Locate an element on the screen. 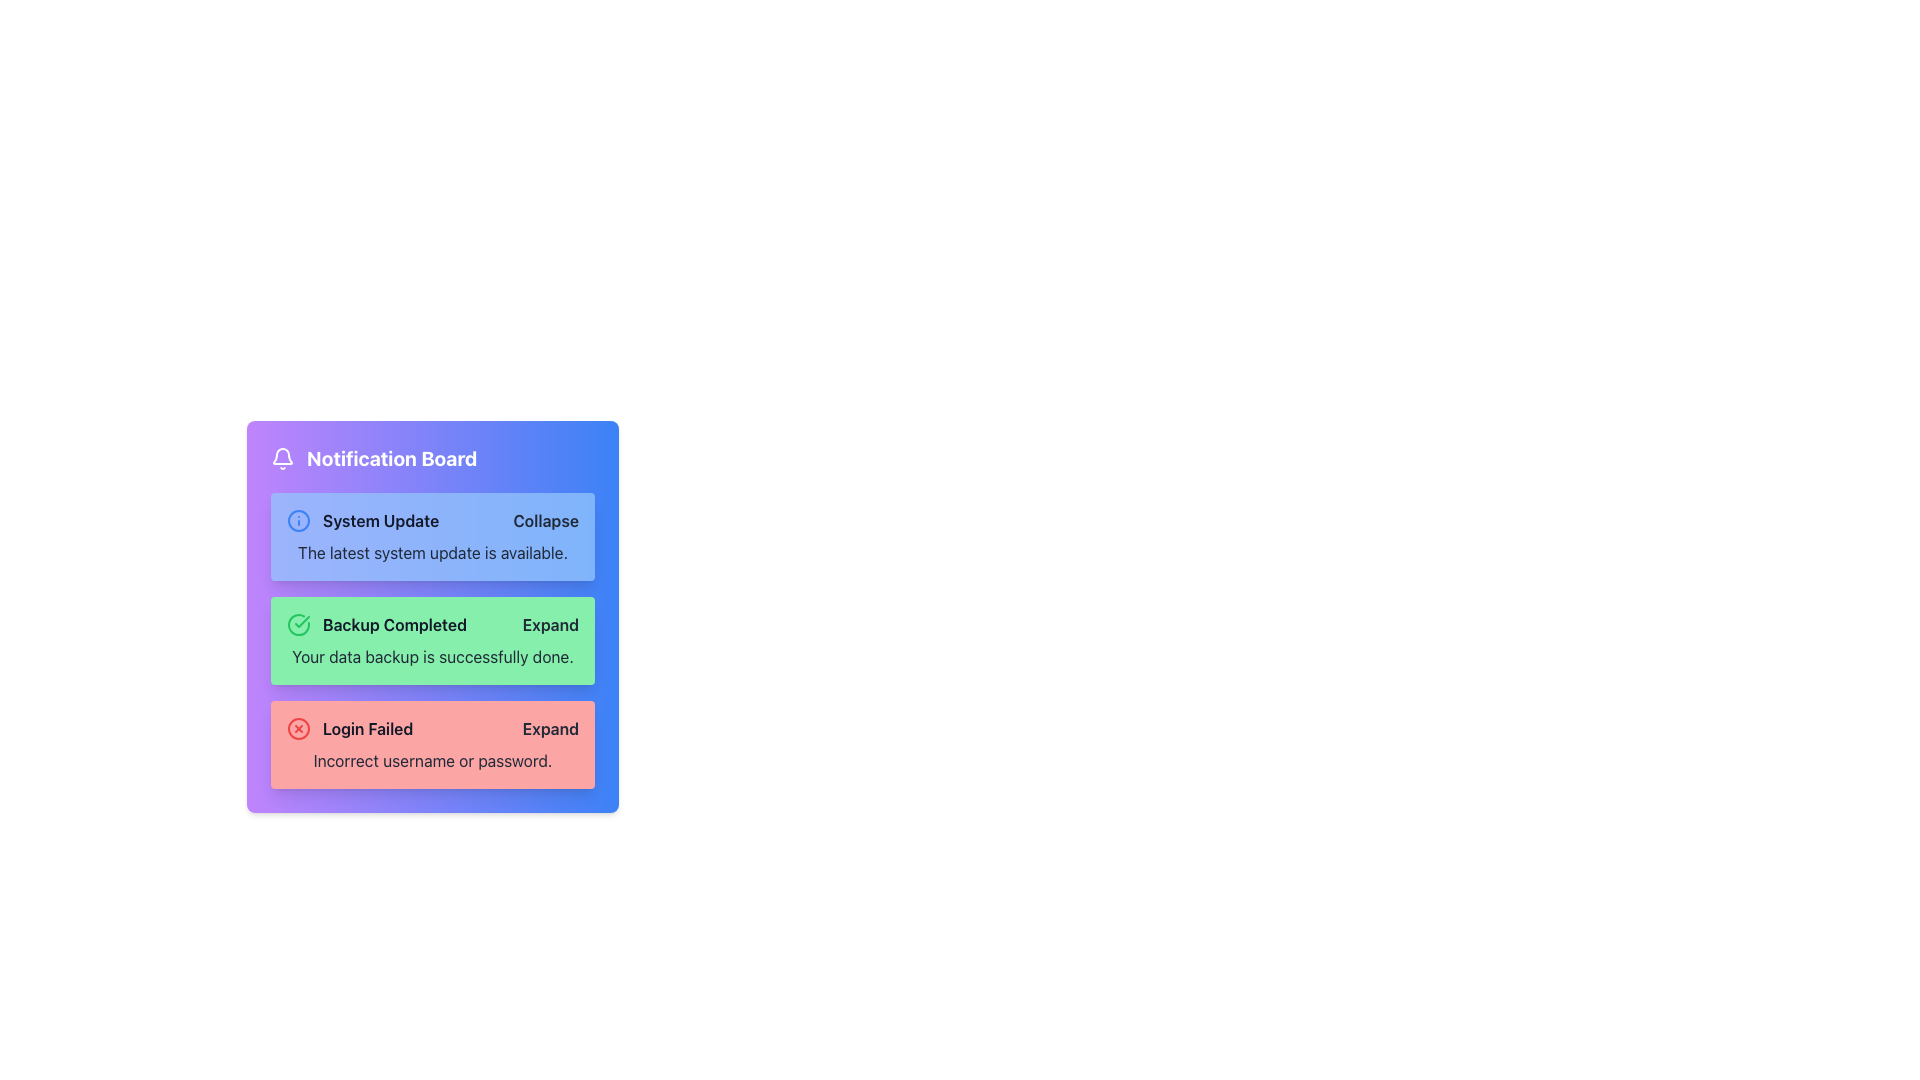 The height and width of the screenshot is (1080, 1920). the 'Expand' text on the Notification Header with a red background that indicates 'Login Failed' is located at coordinates (431, 729).